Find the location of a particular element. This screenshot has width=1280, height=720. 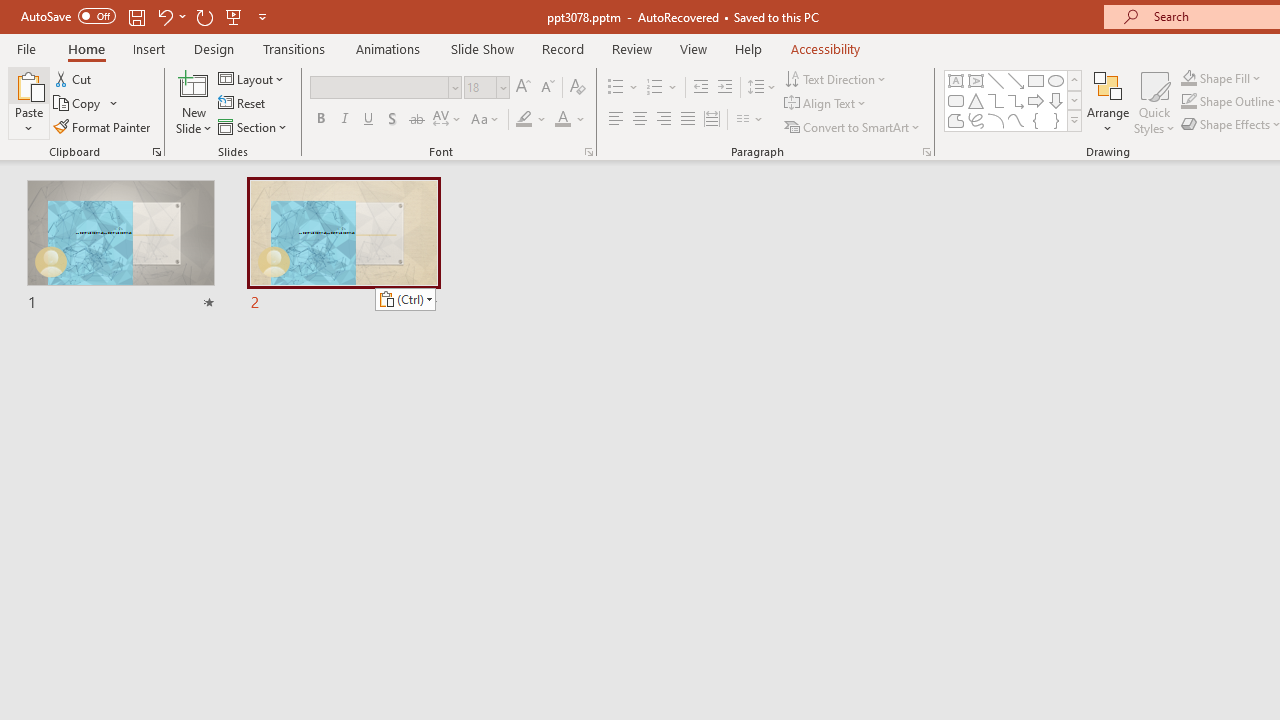

'Action: Paste alternatives' is located at coordinates (404, 299).